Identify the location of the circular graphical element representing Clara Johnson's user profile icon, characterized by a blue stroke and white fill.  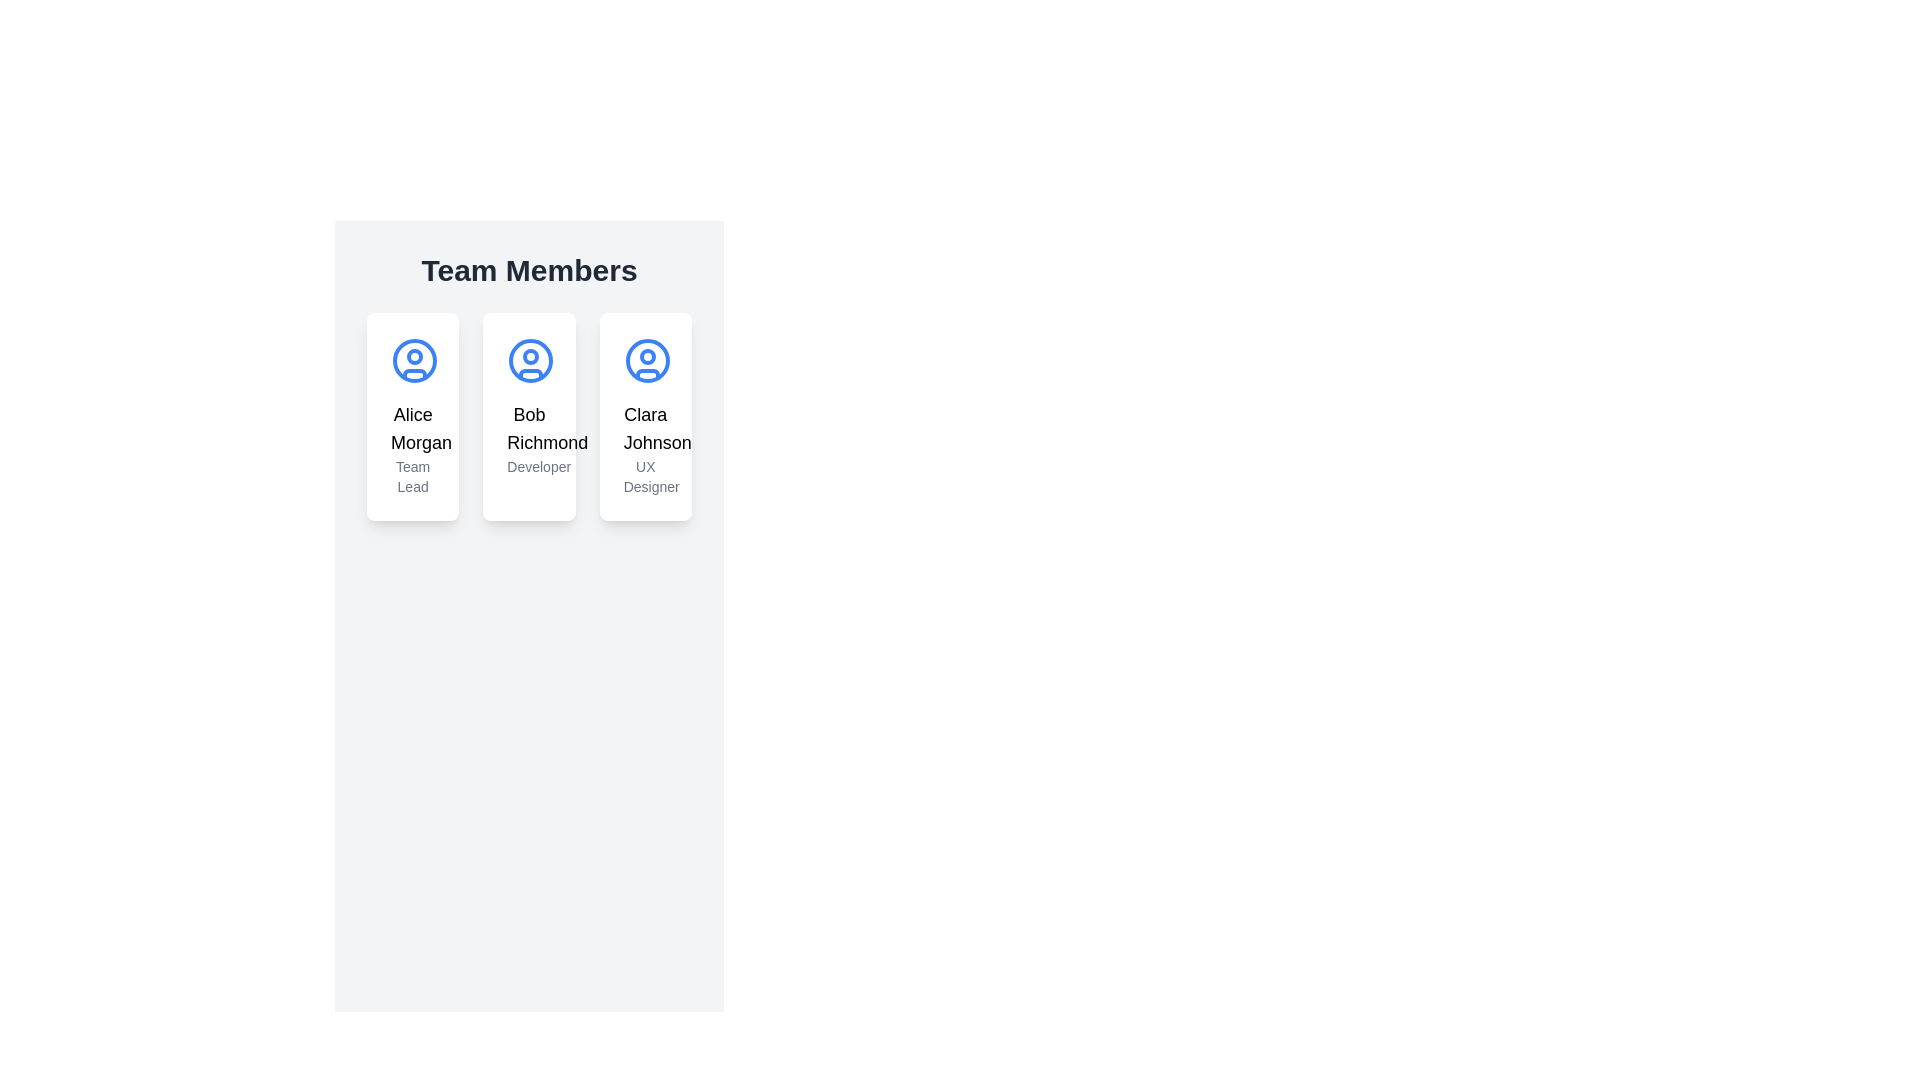
(647, 361).